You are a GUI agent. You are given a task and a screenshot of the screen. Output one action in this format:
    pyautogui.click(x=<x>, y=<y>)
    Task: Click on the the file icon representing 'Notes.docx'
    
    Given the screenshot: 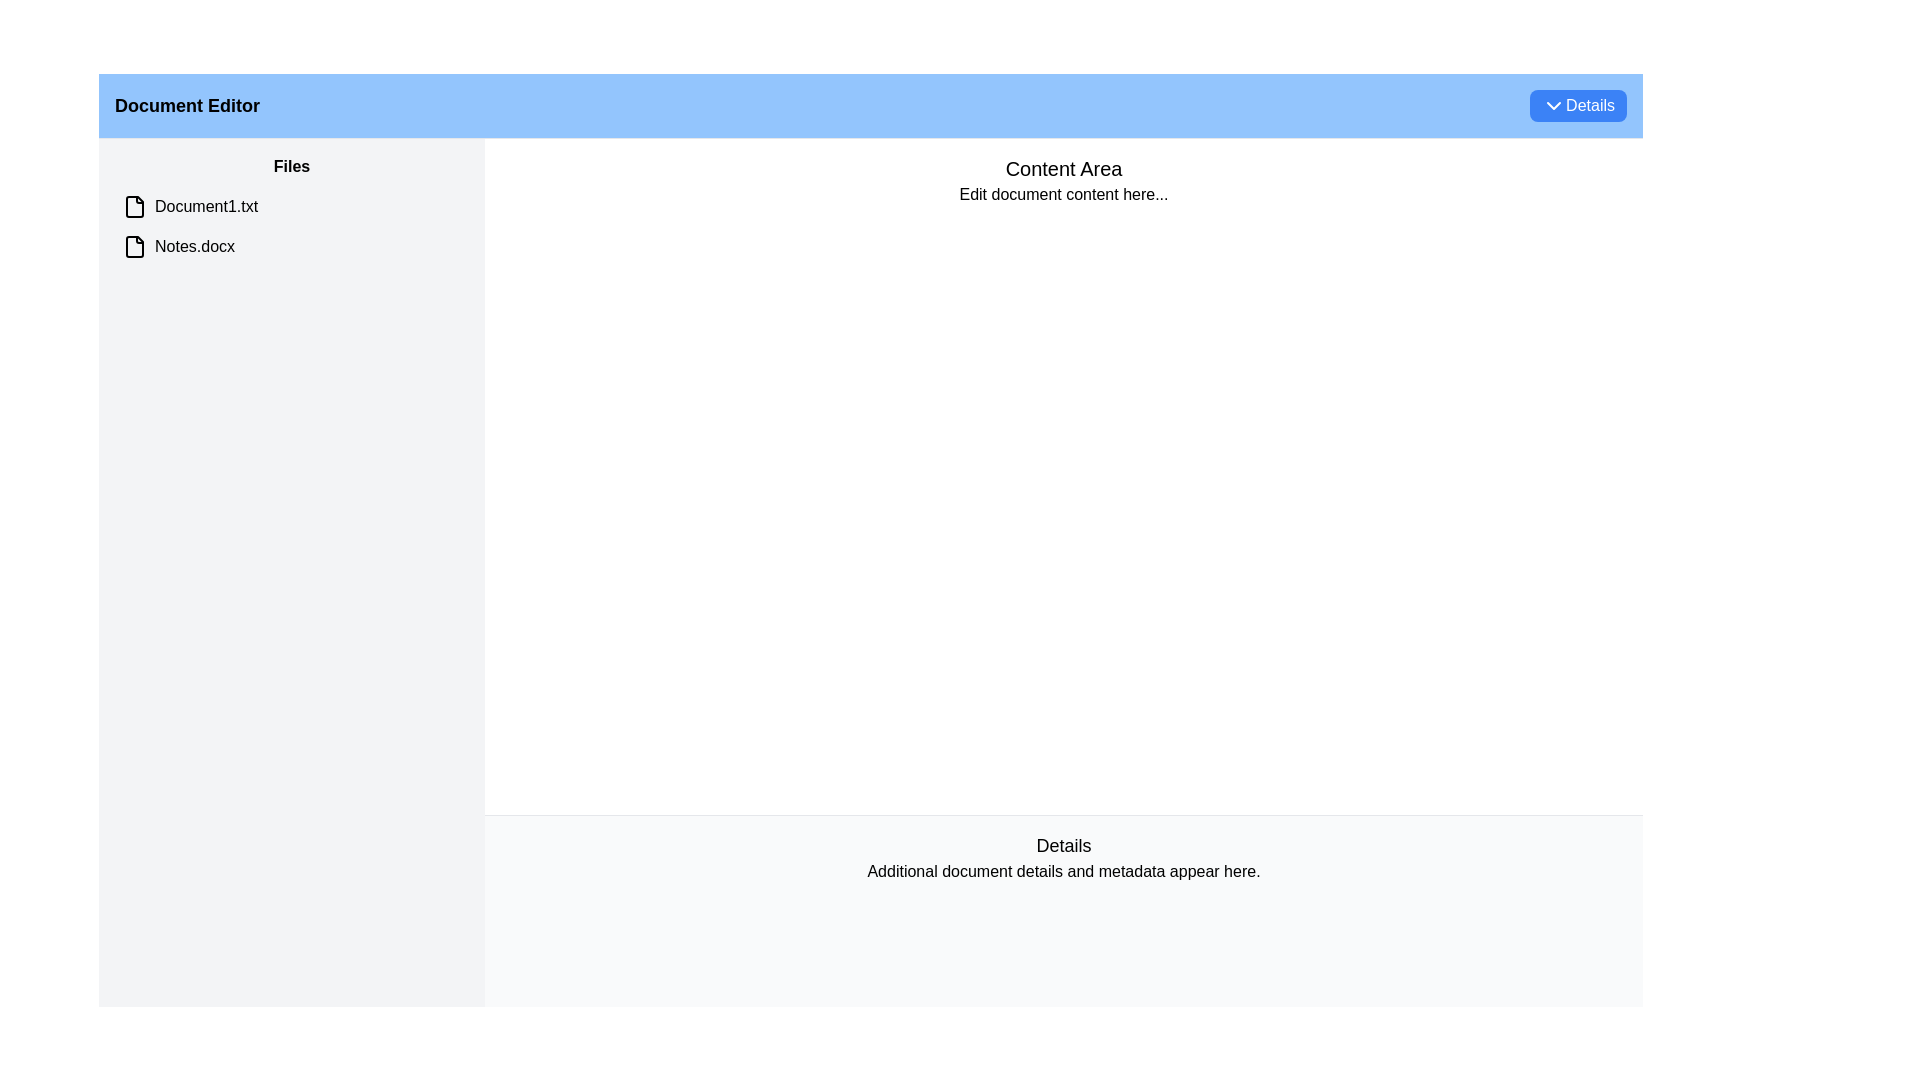 What is the action you would take?
    pyautogui.click(x=133, y=245)
    